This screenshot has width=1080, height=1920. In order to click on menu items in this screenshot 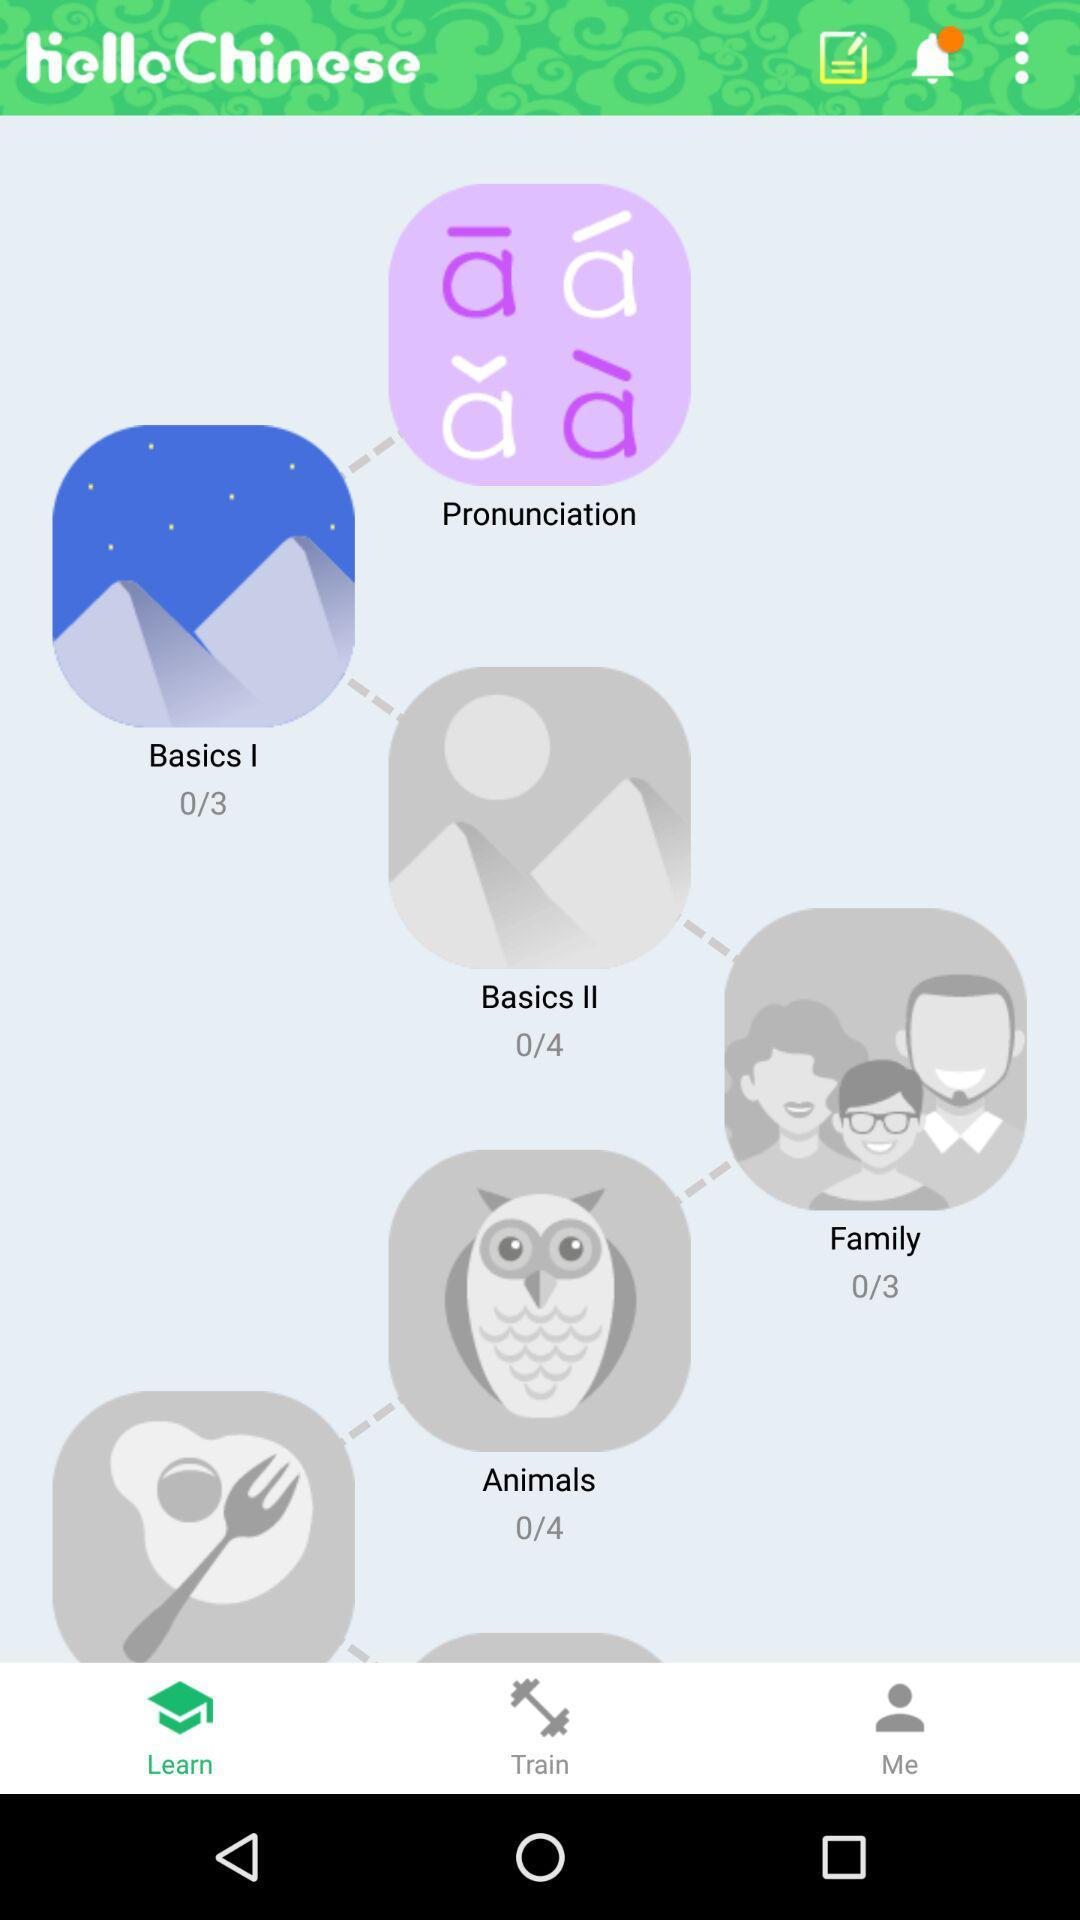, I will do `click(1021, 57)`.